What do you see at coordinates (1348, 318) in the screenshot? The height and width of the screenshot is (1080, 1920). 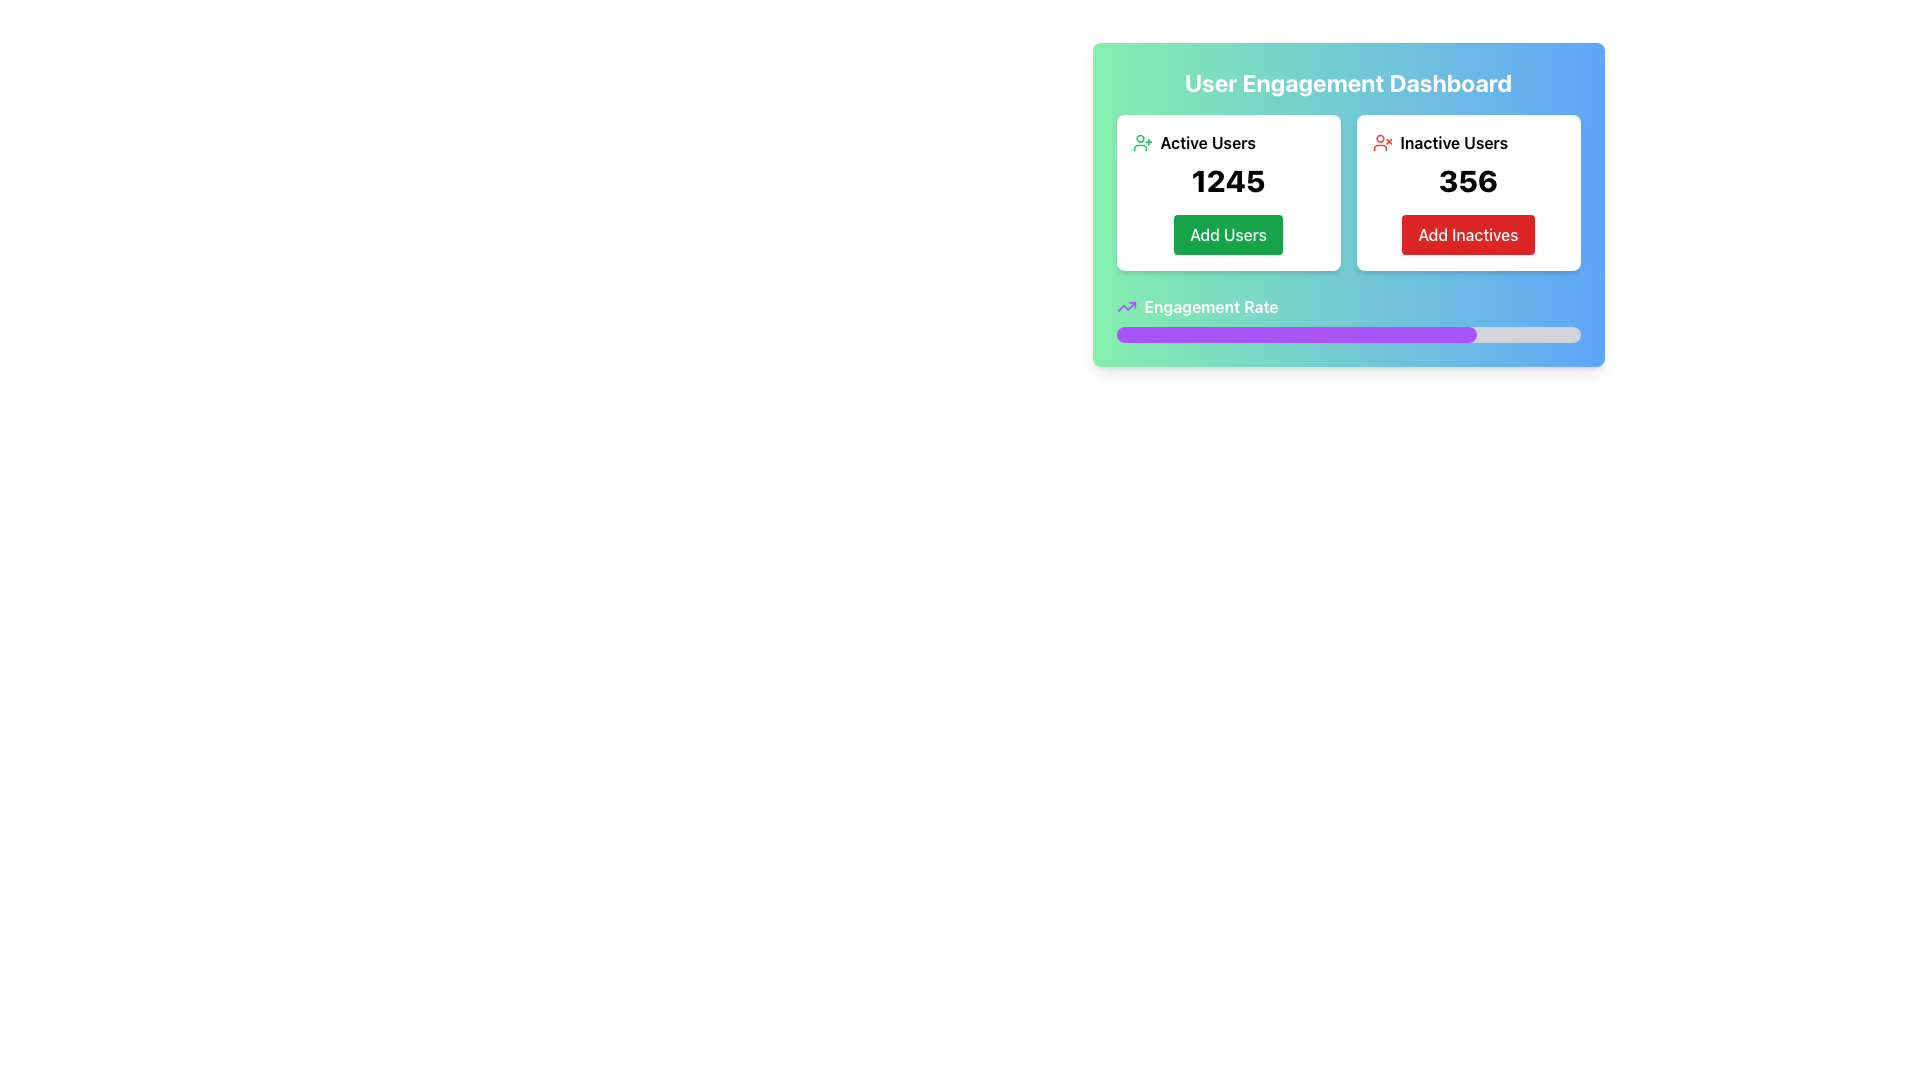 I see `label of the 'Engagement Rate' progress bar, which is located at the bottom of the 'User Engagement Dashboard' card and features a stylized upward trend icon` at bounding box center [1348, 318].